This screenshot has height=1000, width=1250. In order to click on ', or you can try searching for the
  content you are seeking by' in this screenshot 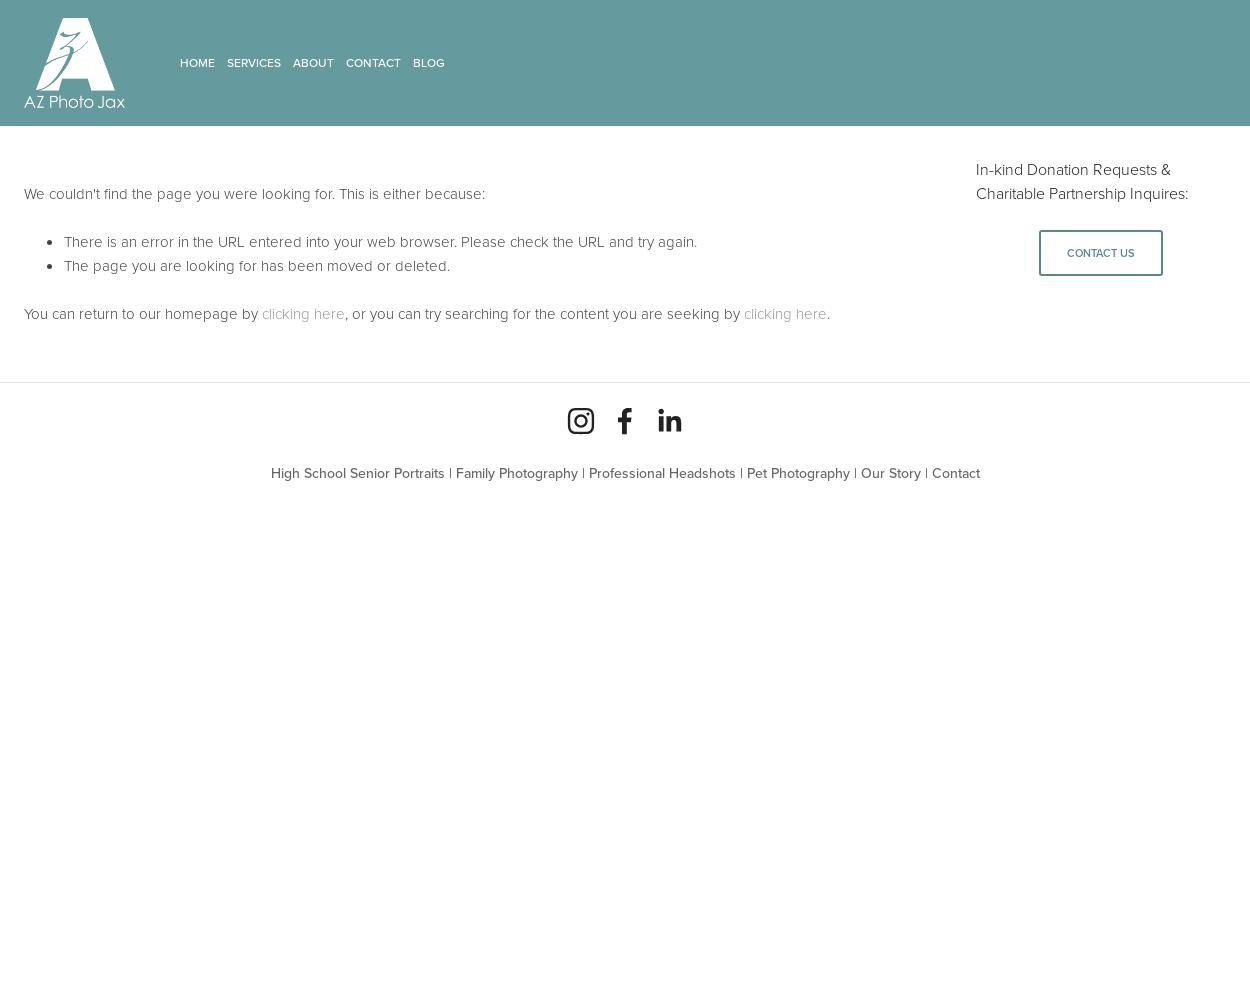, I will do `click(344, 313)`.